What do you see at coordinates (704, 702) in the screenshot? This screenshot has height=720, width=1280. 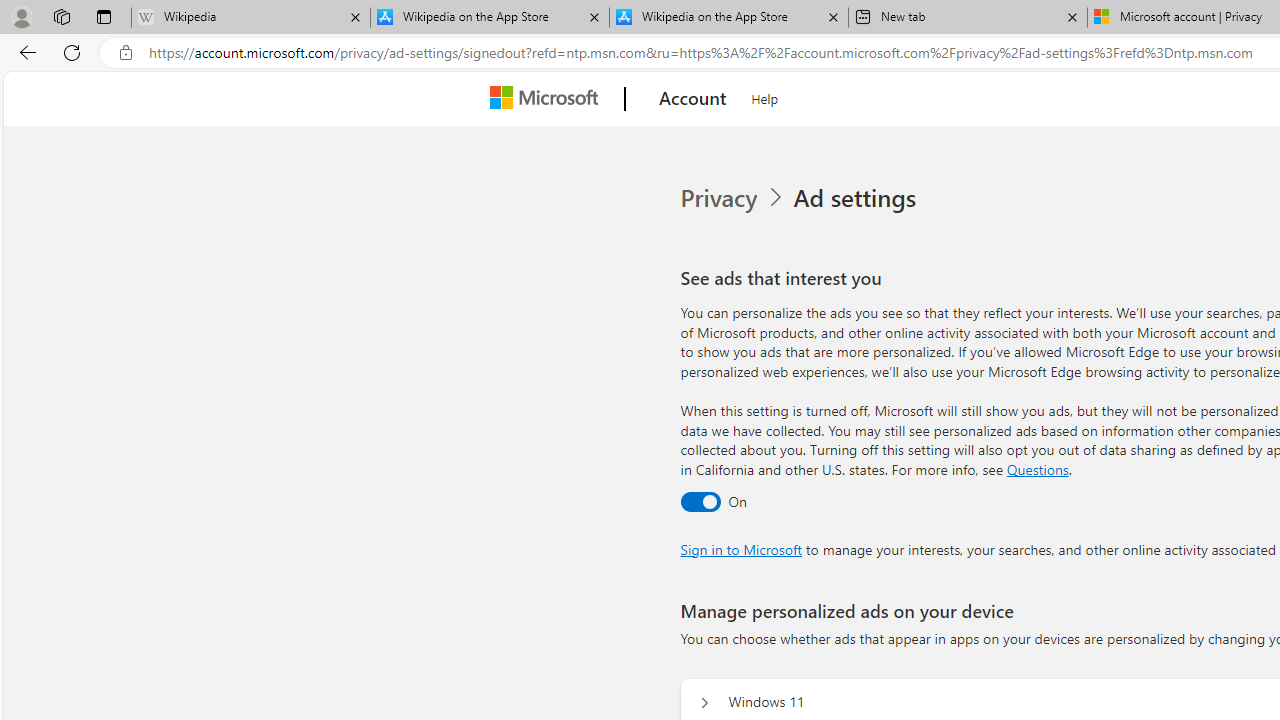 I see `'Manage personalized ads on your device Windows 11'` at bounding box center [704, 702].